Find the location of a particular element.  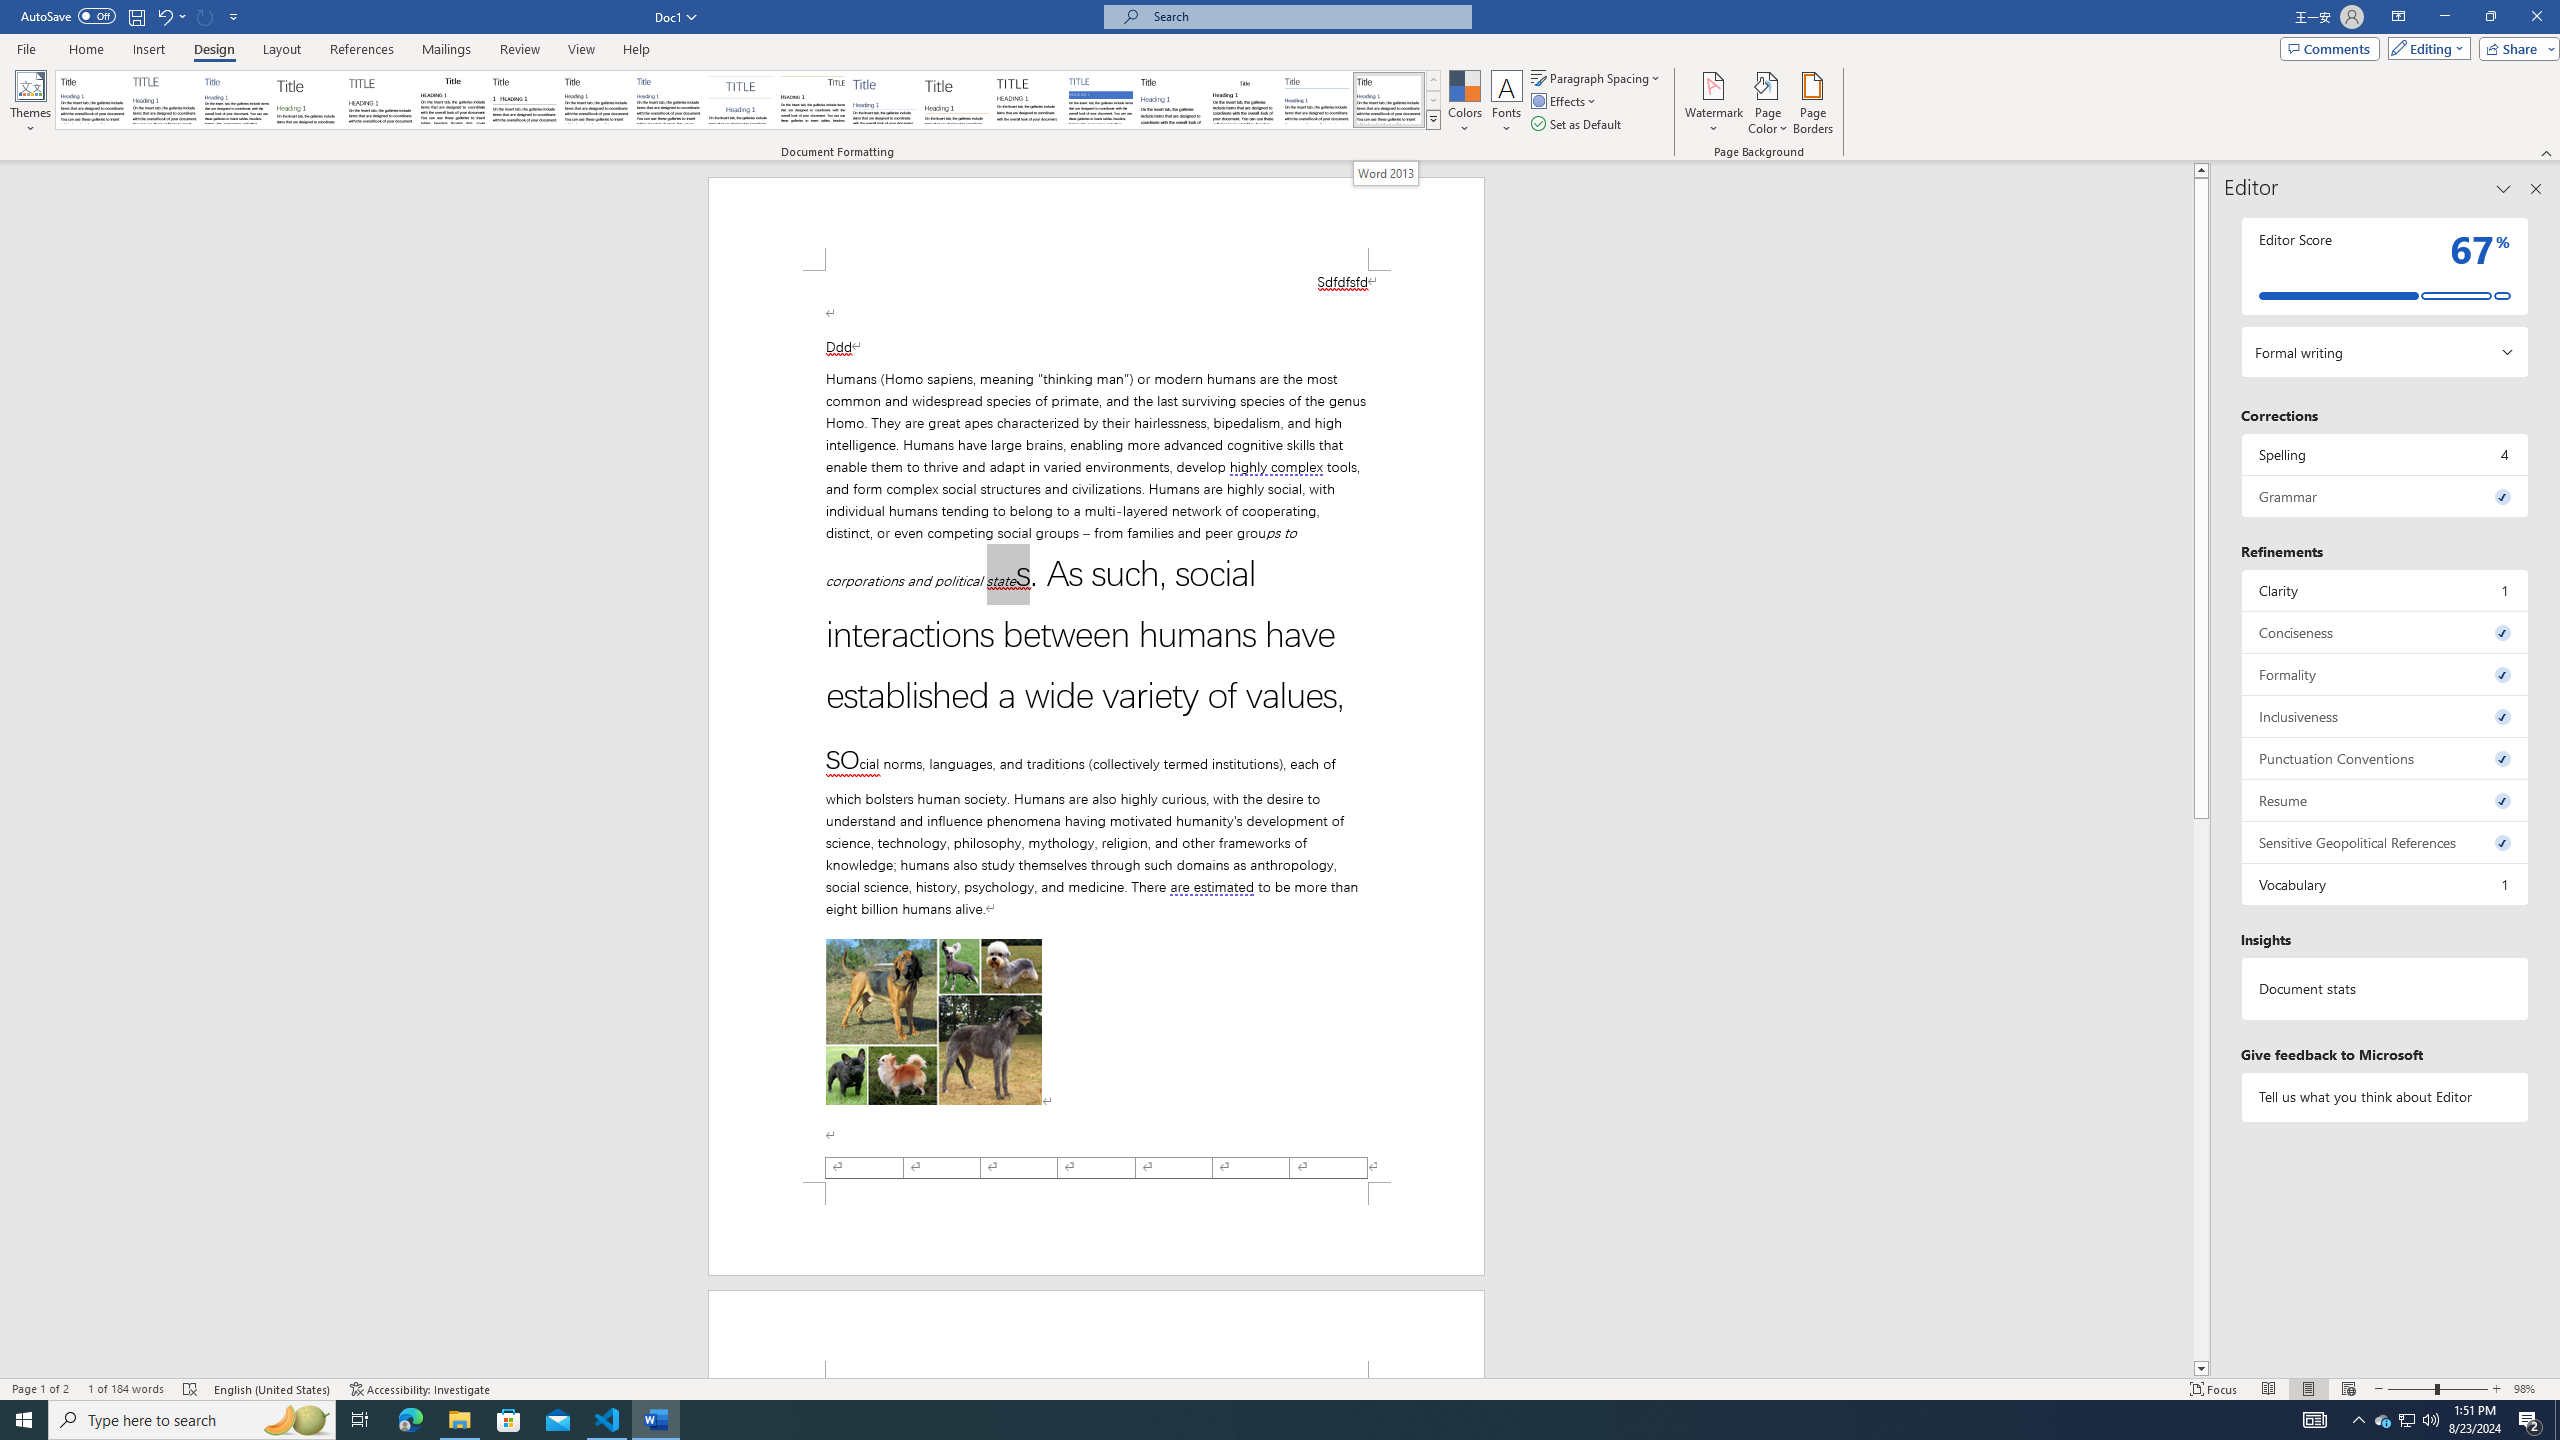

'Can' is located at coordinates (205, 15).